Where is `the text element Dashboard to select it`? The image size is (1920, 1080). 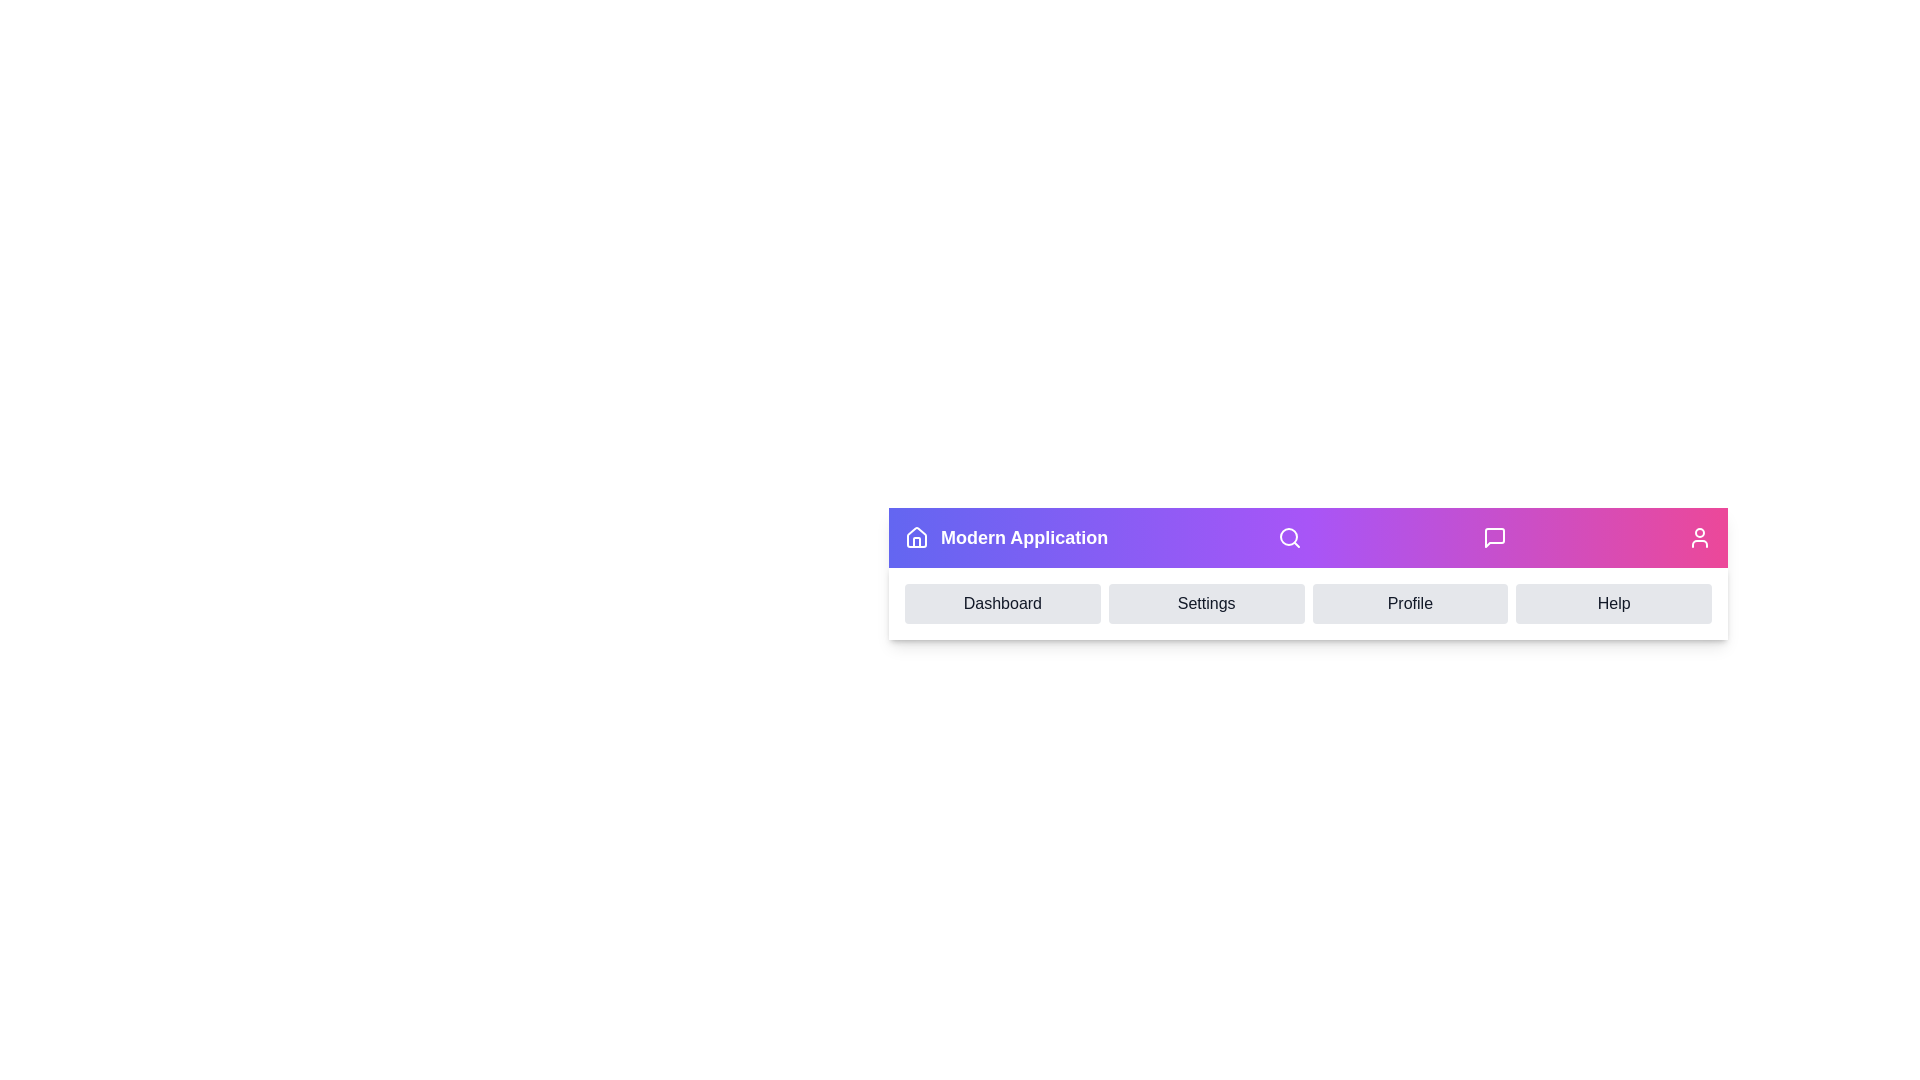 the text element Dashboard to select it is located at coordinates (1002, 603).